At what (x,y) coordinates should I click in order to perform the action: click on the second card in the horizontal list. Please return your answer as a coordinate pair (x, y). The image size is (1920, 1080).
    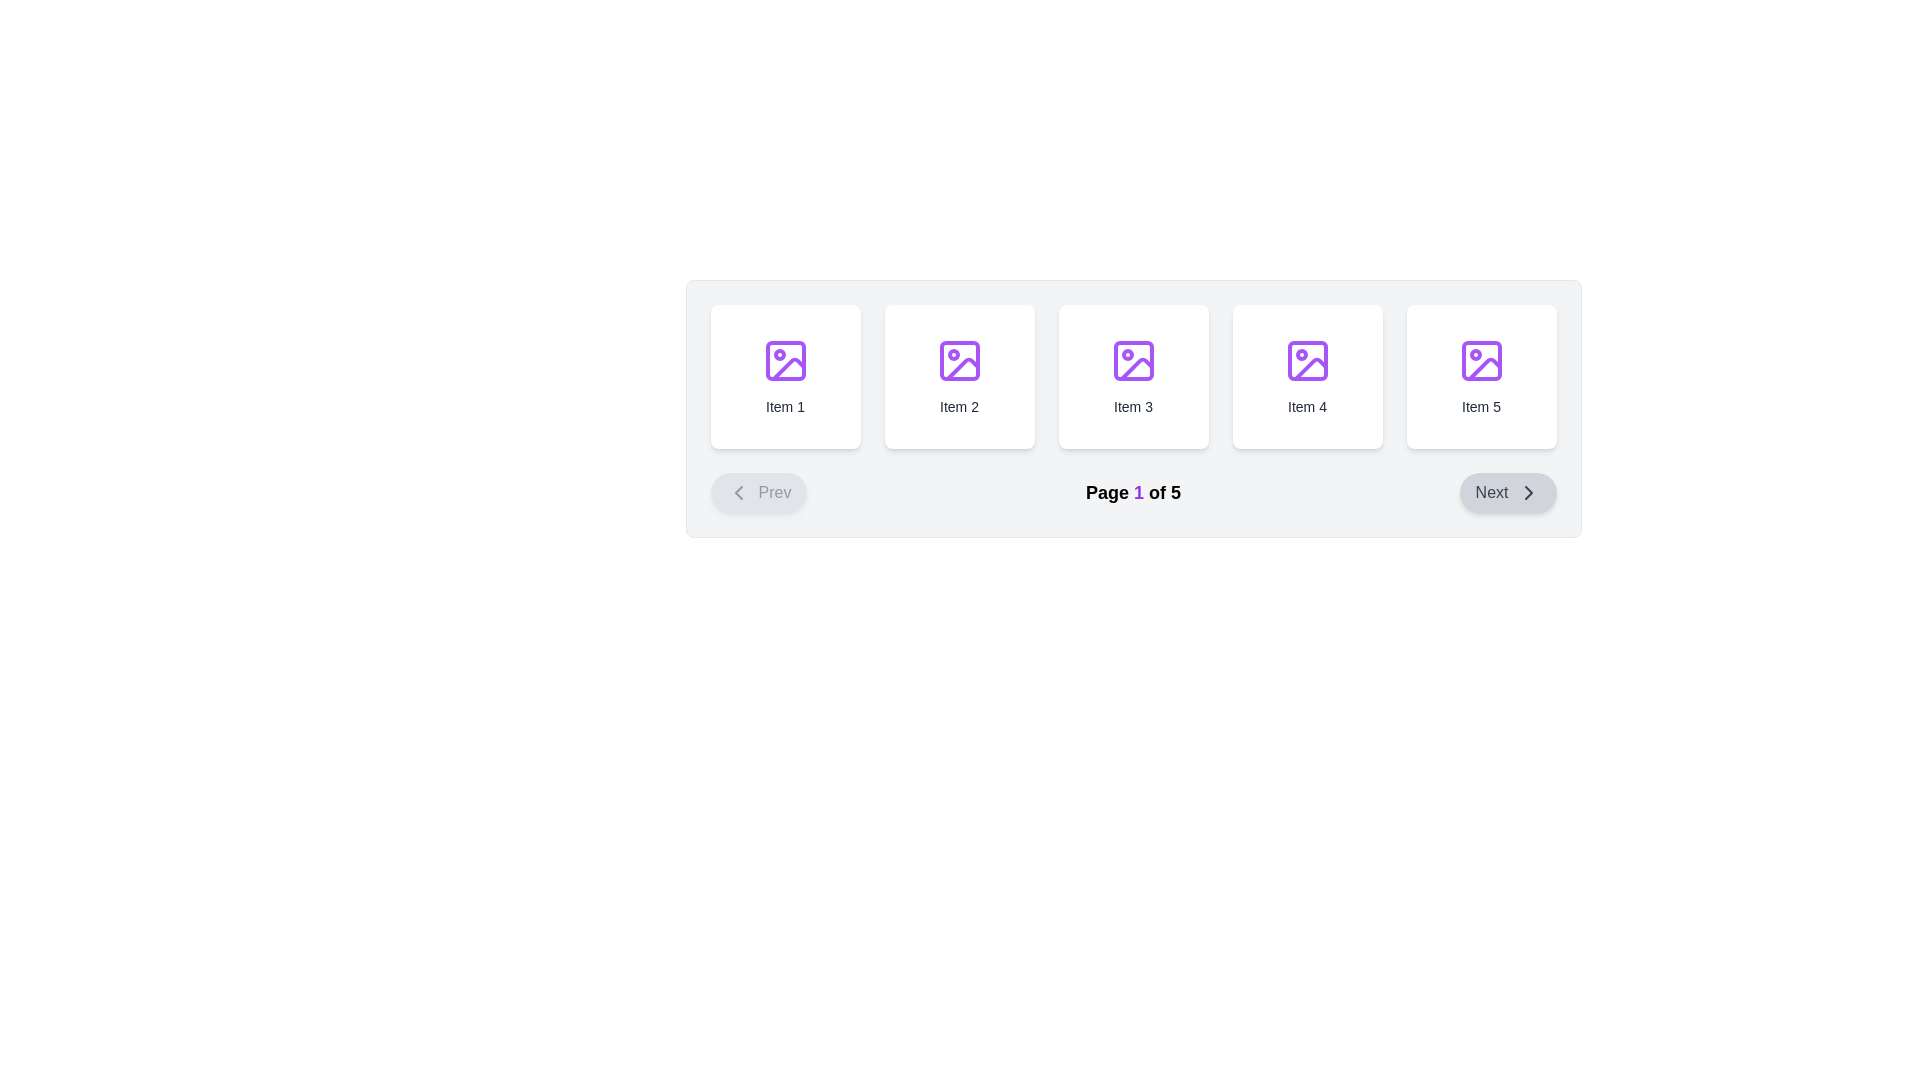
    Looking at the image, I should click on (958, 377).